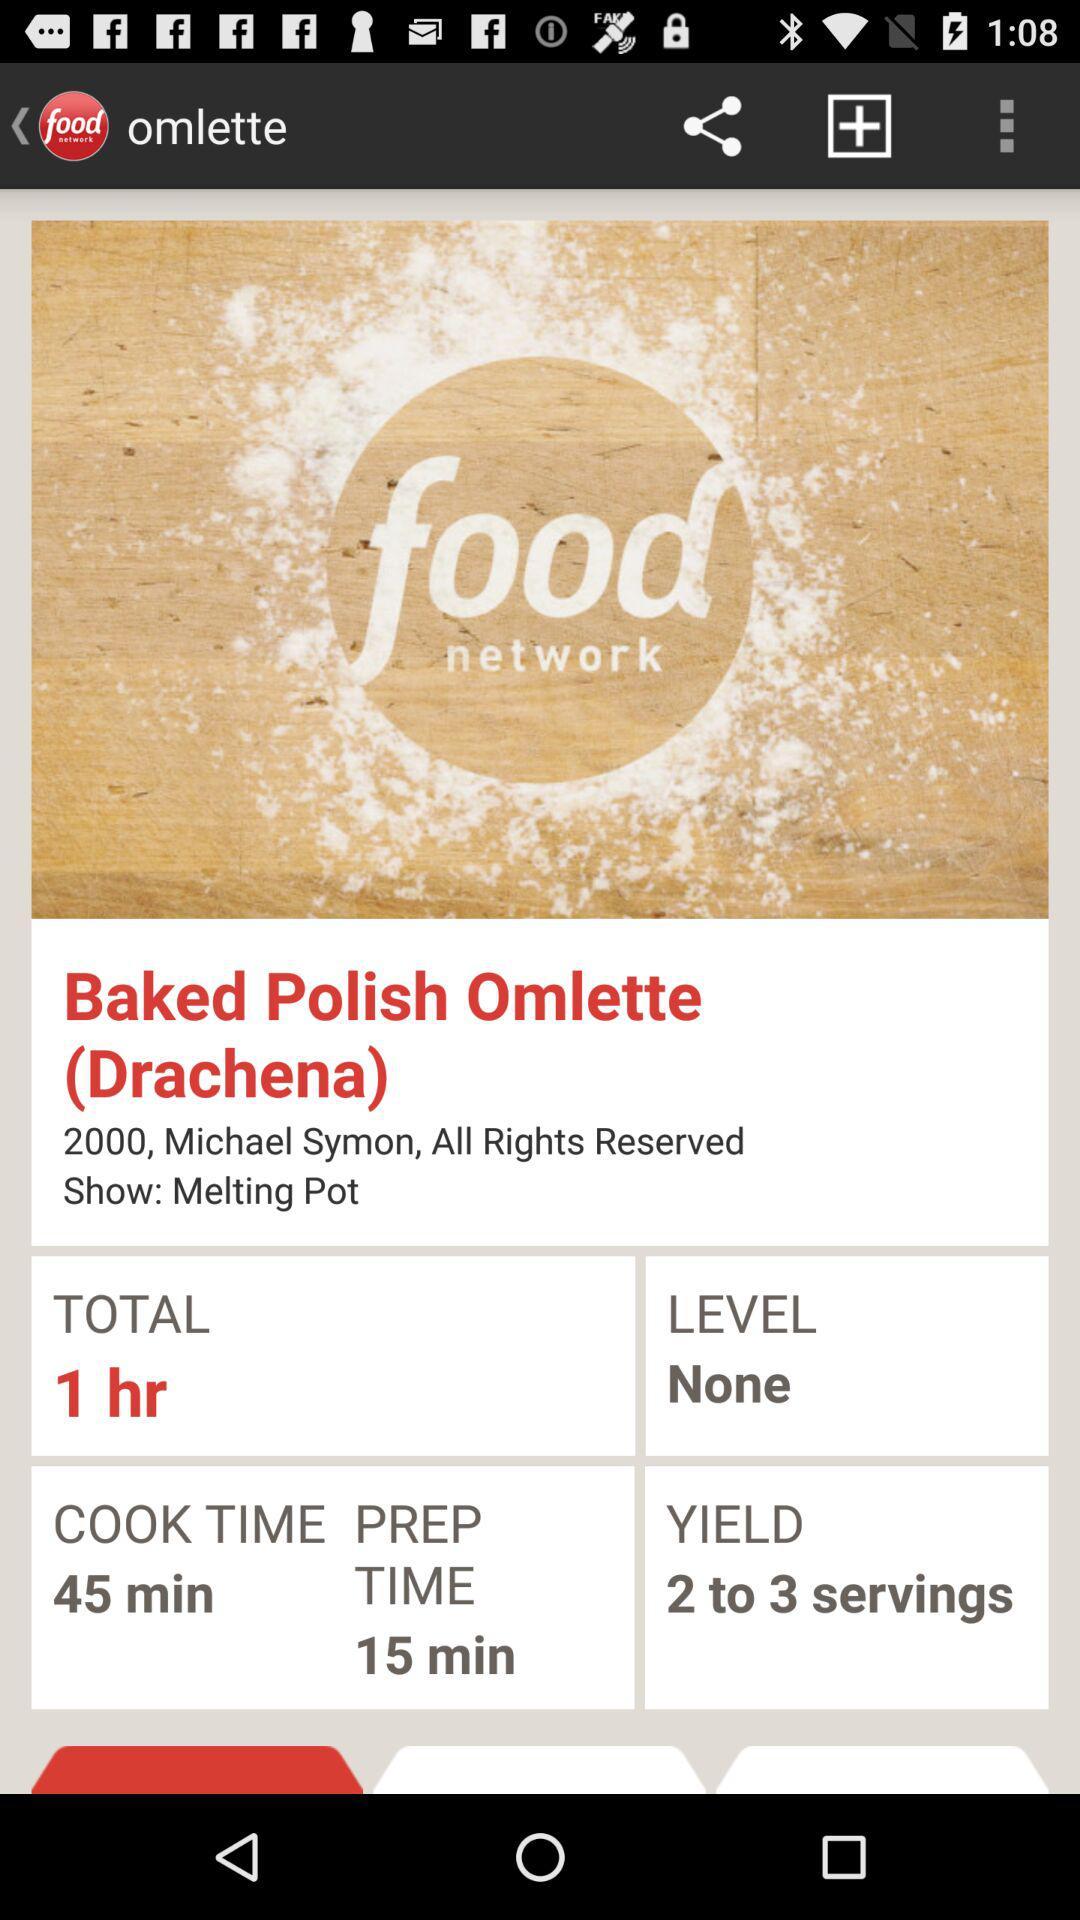  Describe the element at coordinates (881, 1770) in the screenshot. I see `item to the right of the recipe` at that location.